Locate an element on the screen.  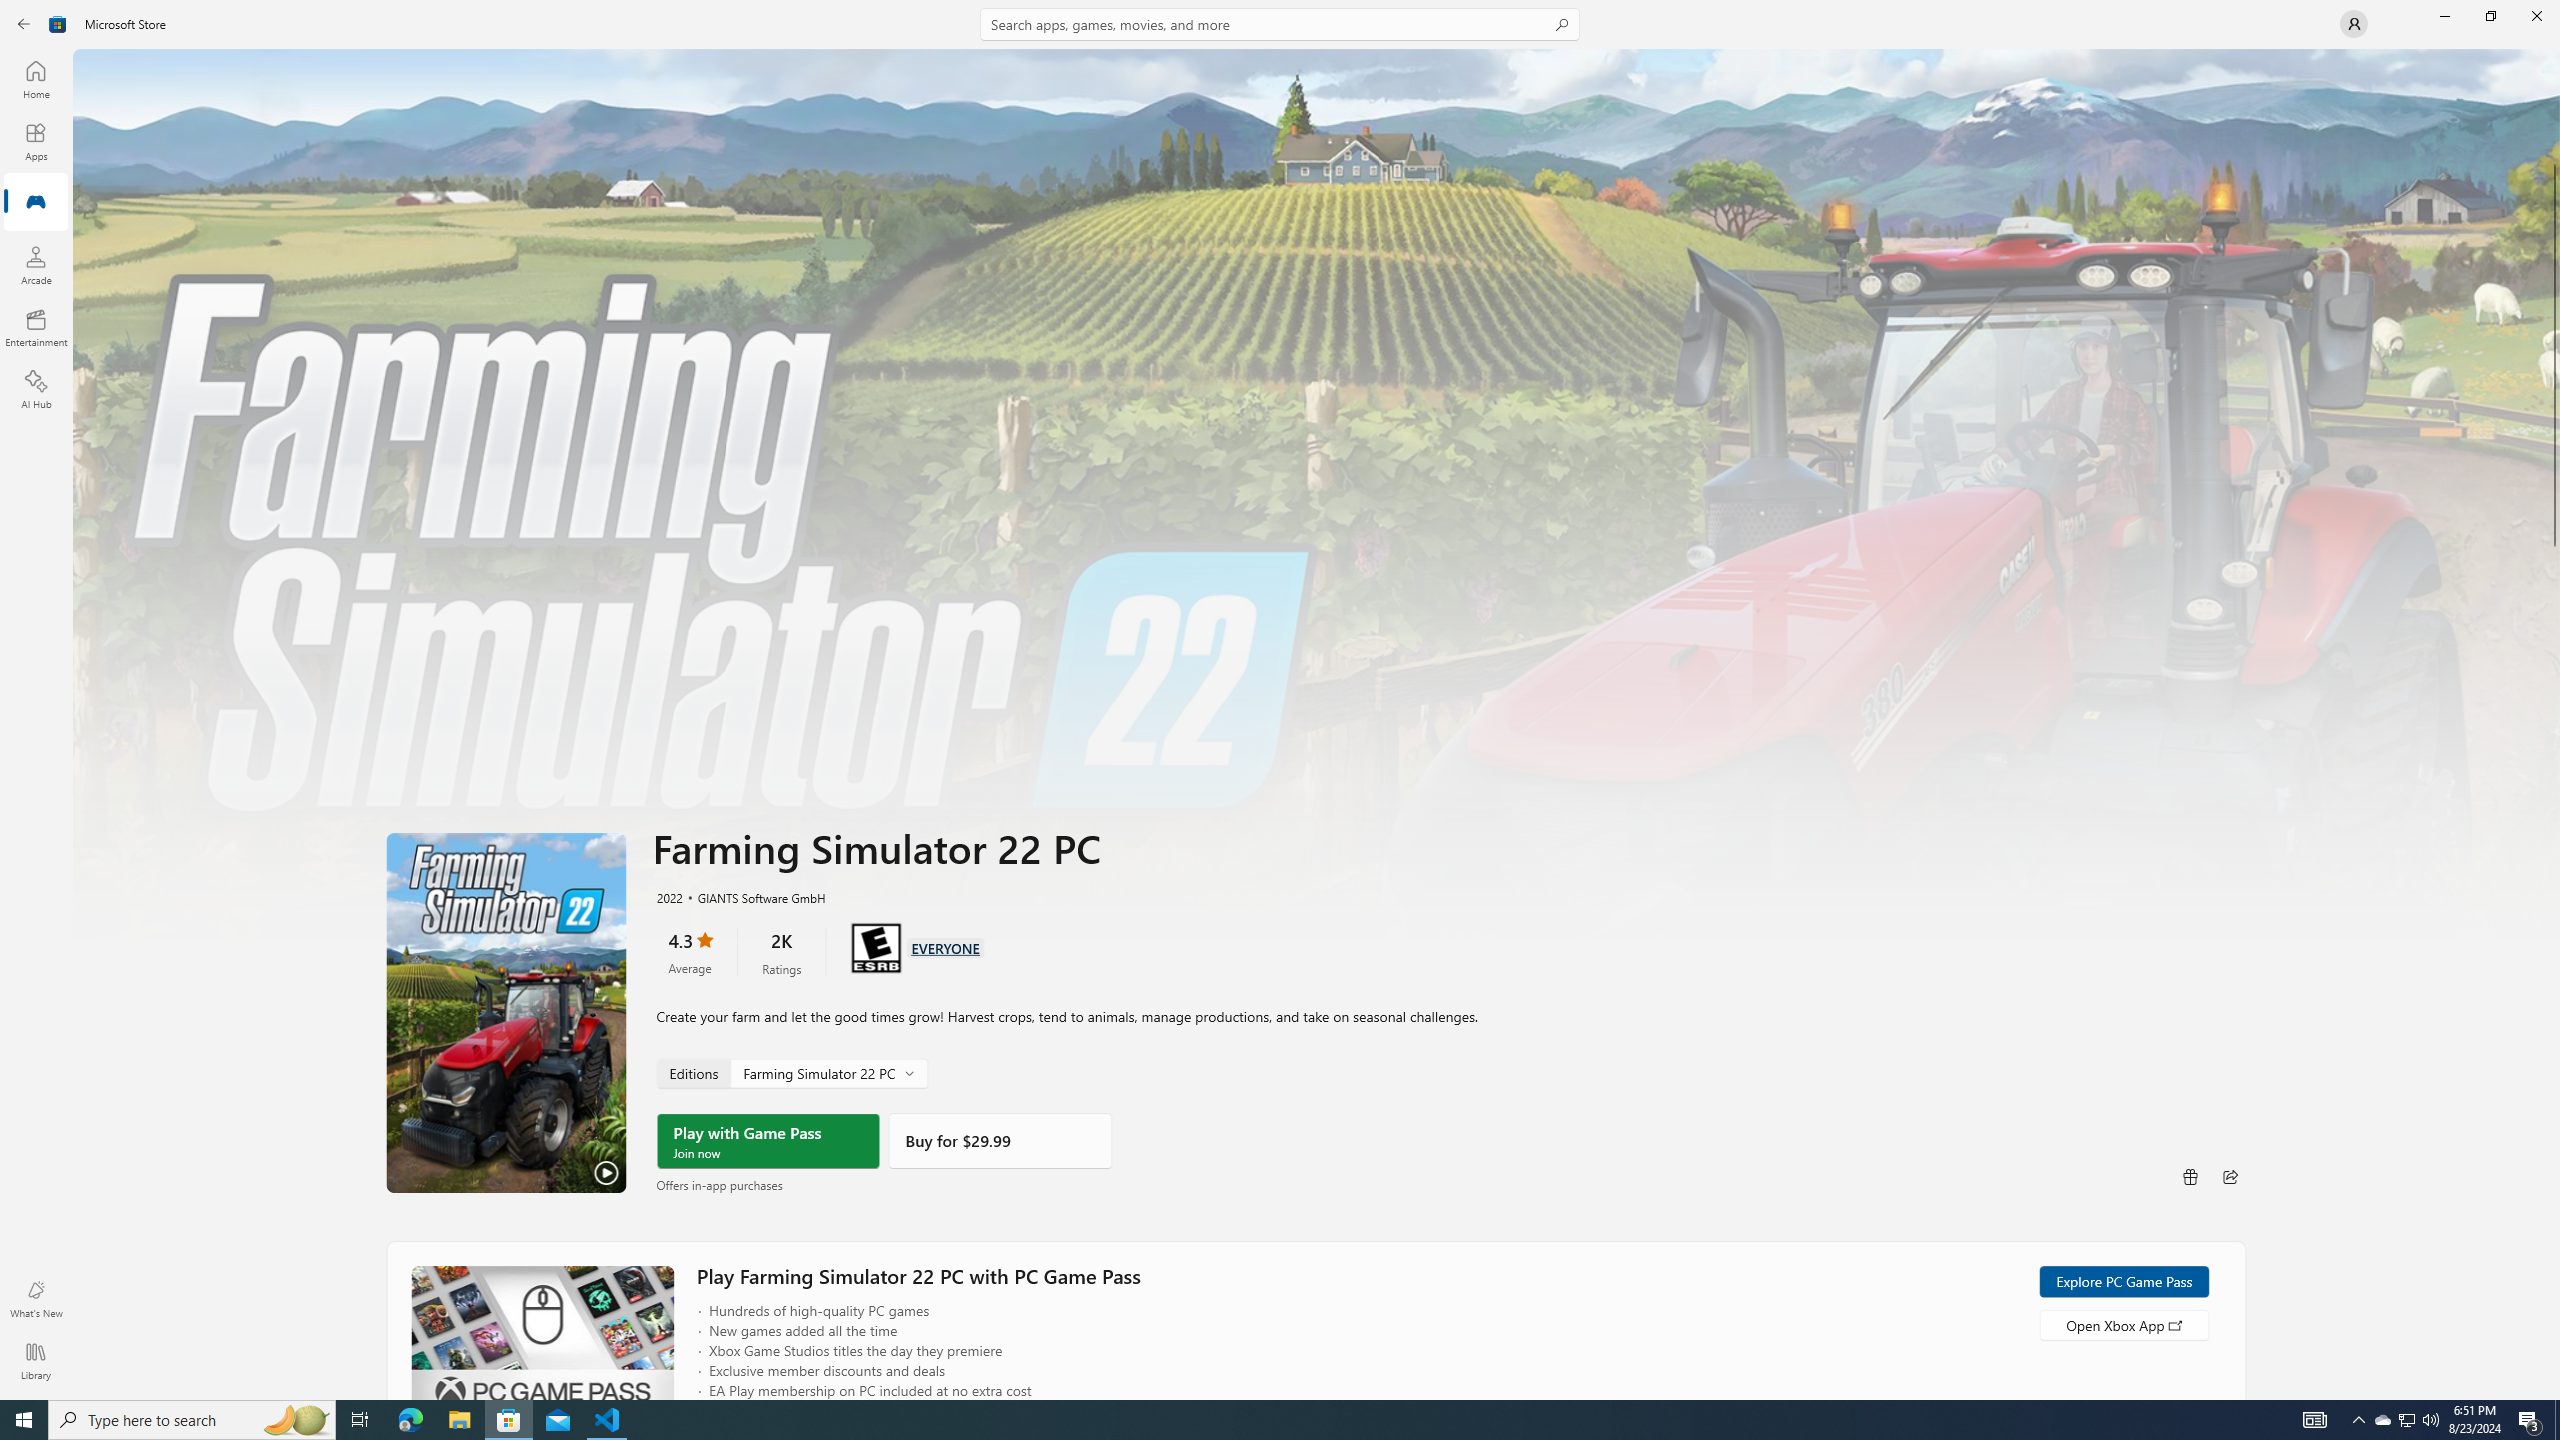
'Vertical Large Decrease' is located at coordinates (2552, 110).